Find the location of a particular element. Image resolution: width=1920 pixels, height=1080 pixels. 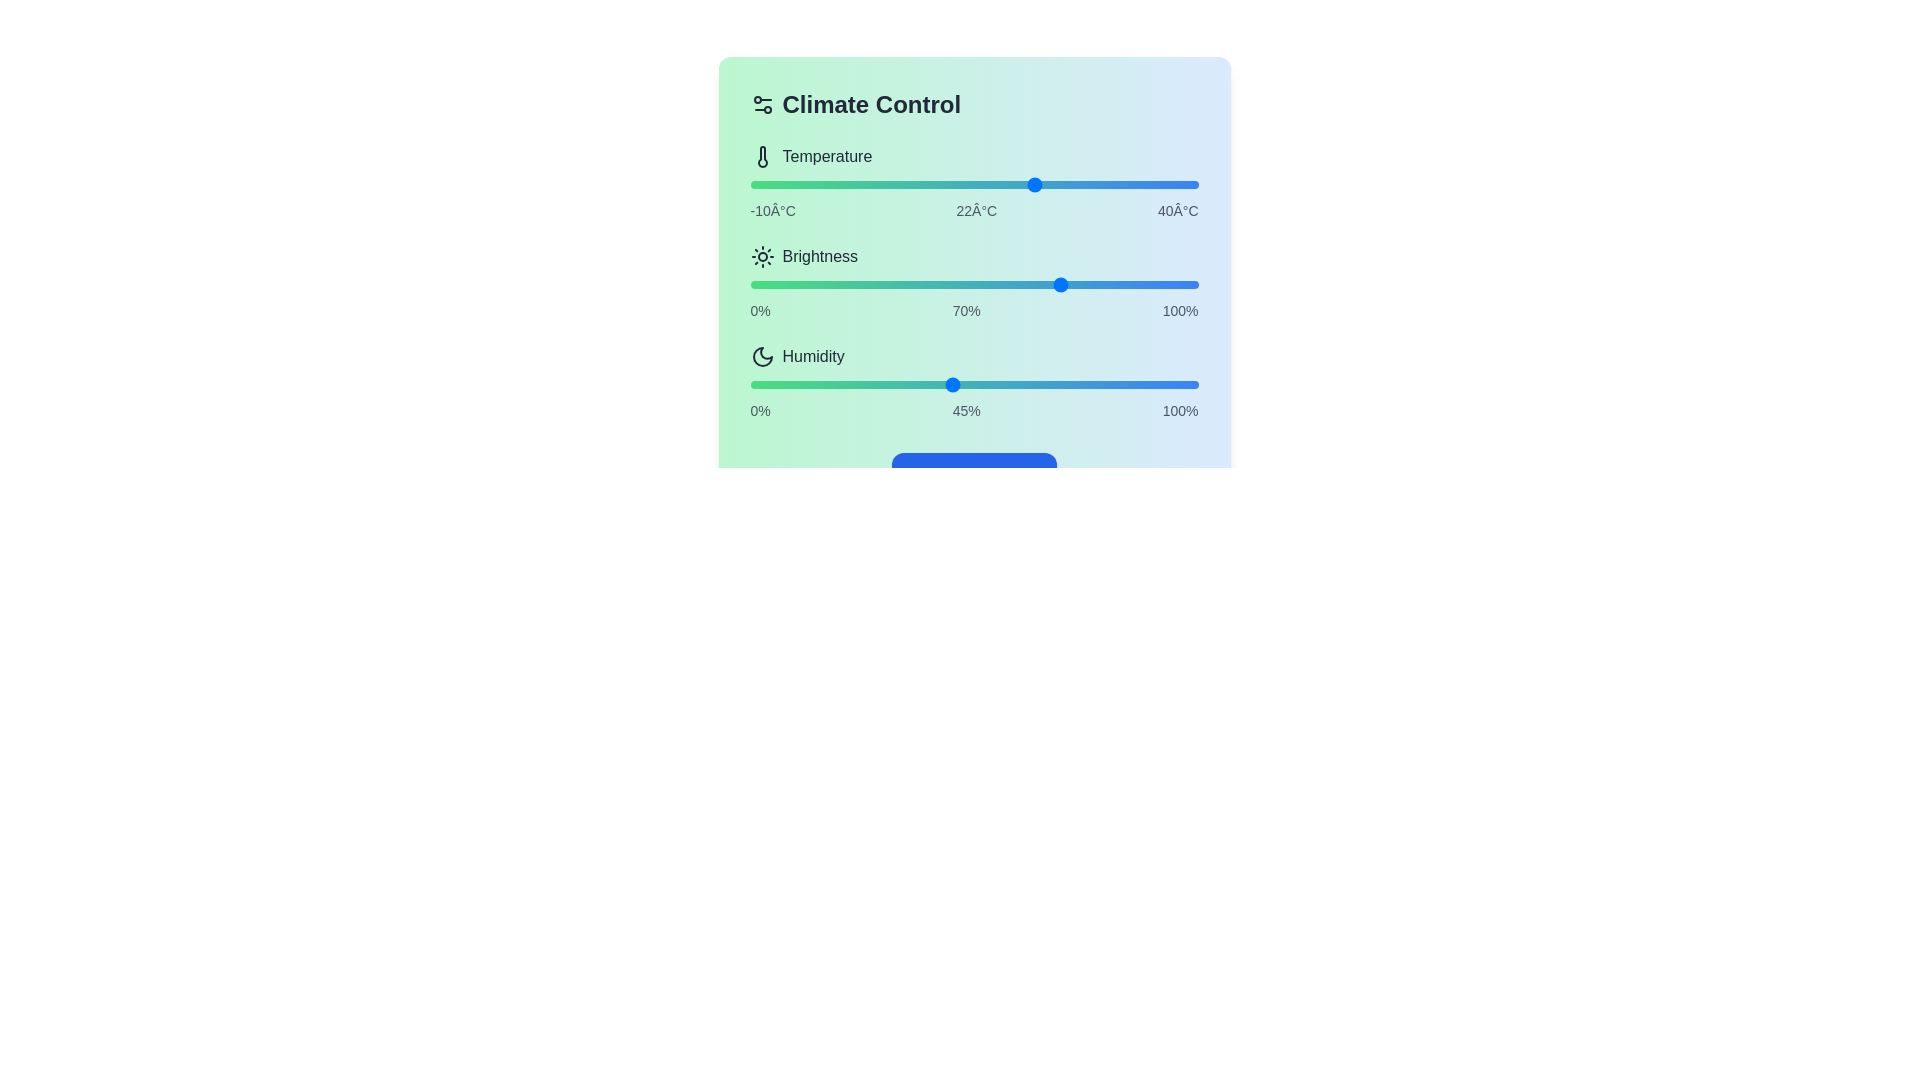

the temperature icon located to the left of the 'Temperature' label in the 'Climate Control' interface is located at coordinates (761, 156).